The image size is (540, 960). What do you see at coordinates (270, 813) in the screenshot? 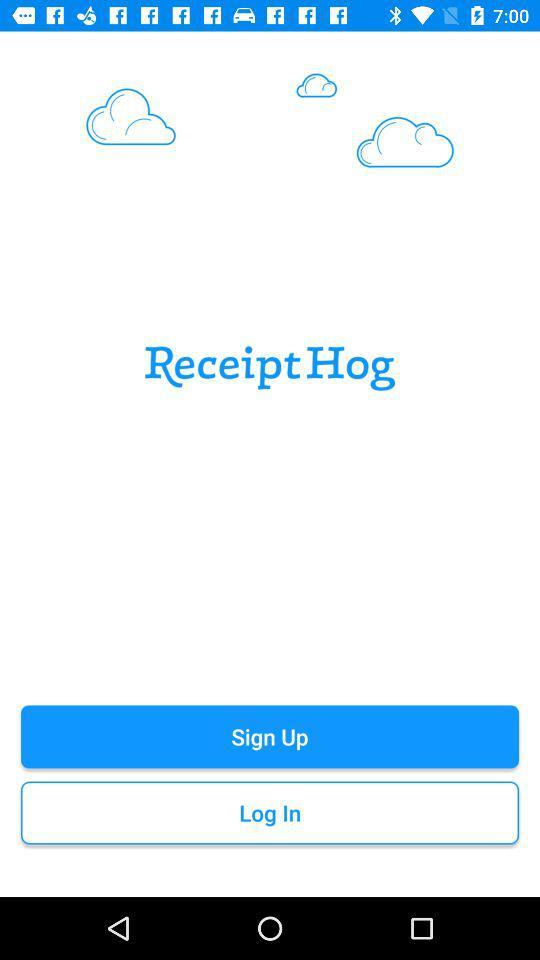
I see `log in icon` at bounding box center [270, 813].